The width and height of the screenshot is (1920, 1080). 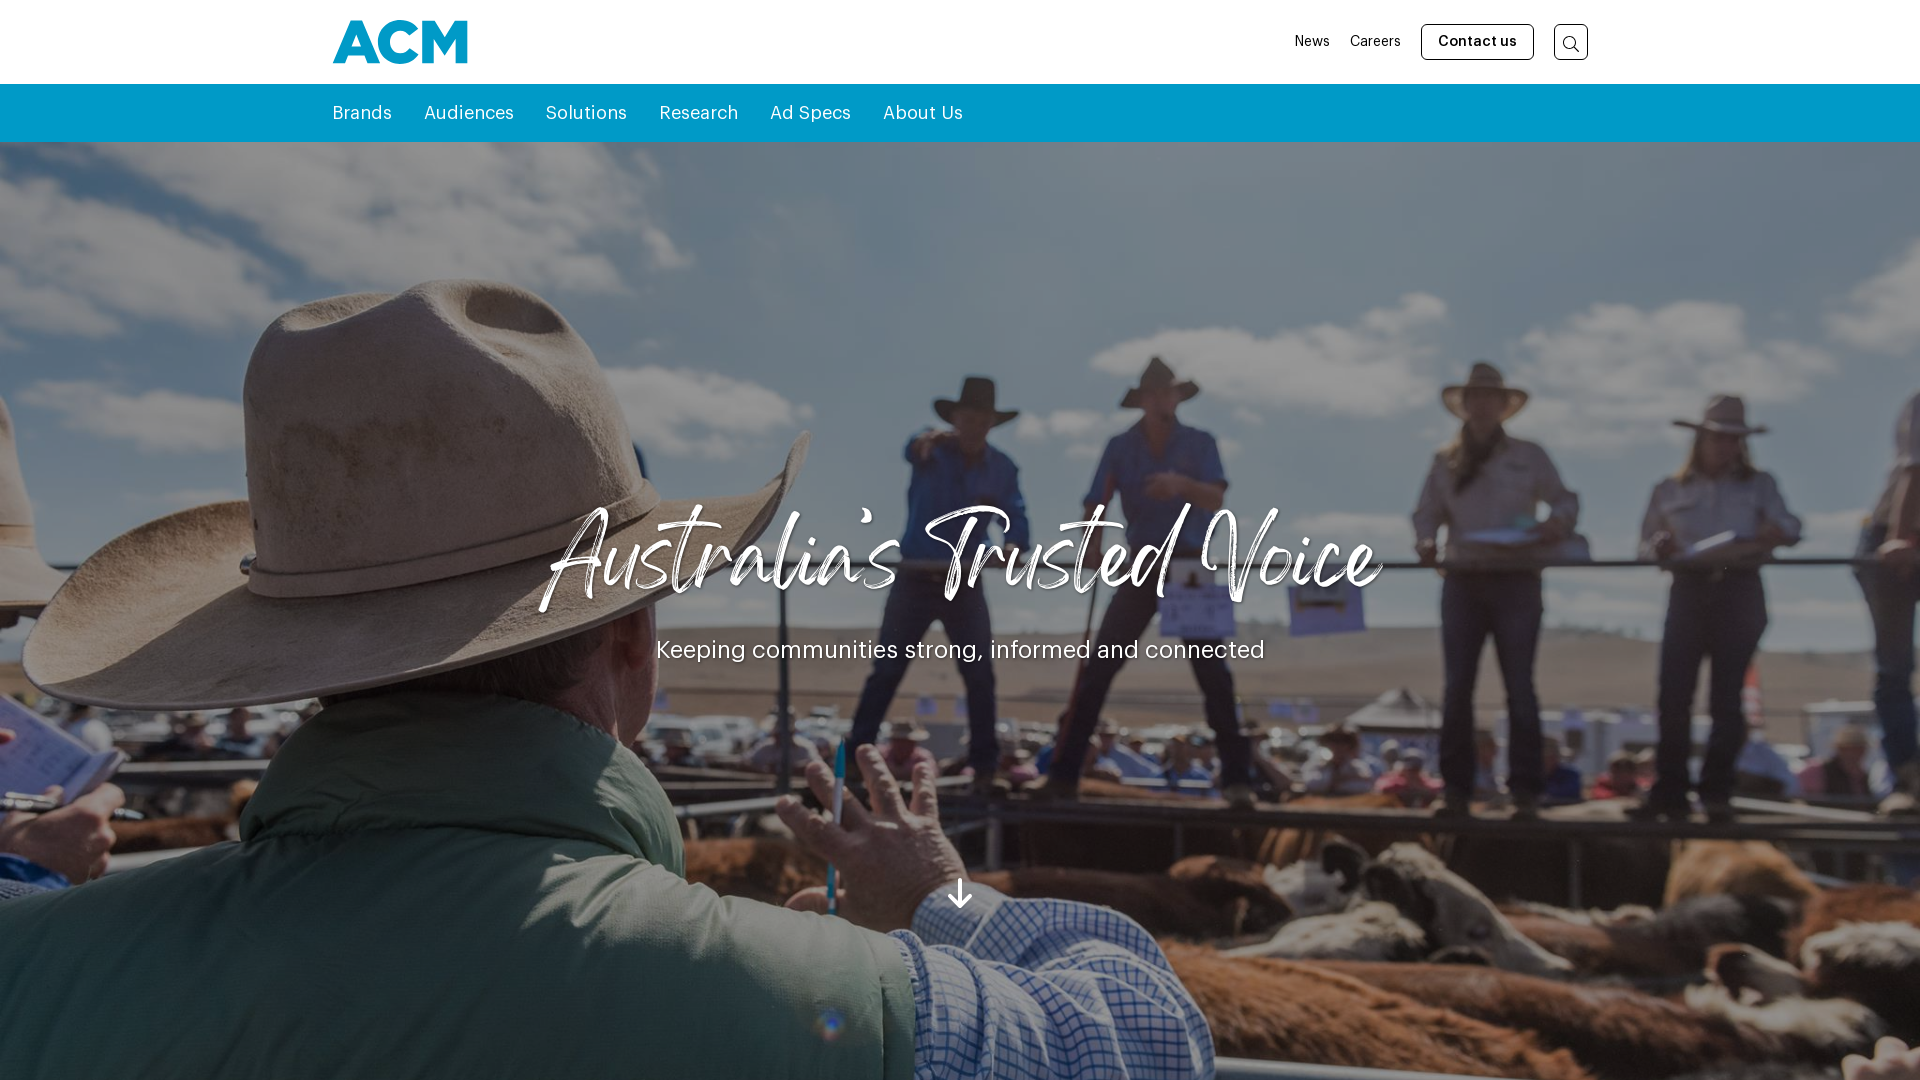 I want to click on 'Brands', so click(x=361, y=112).